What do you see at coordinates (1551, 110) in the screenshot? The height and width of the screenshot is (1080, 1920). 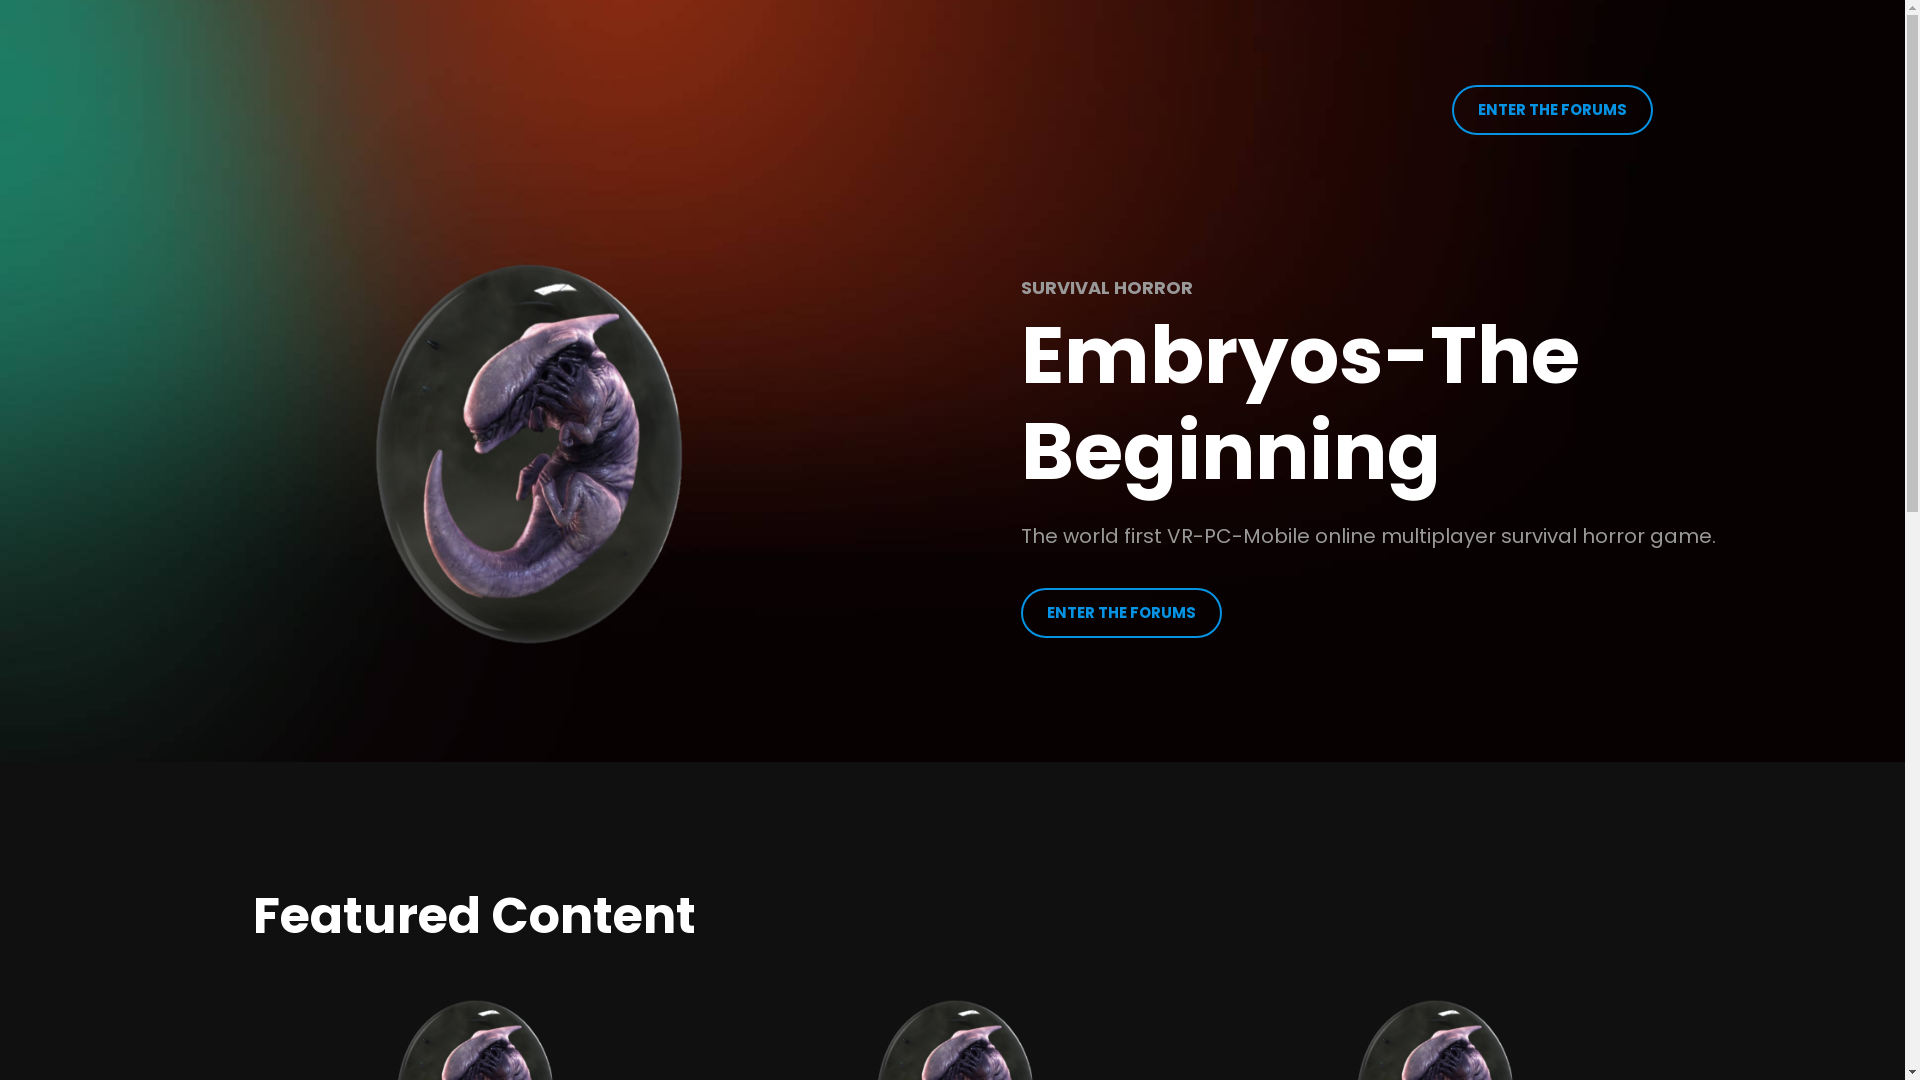 I see `'ENTER THE FORUMS'` at bounding box center [1551, 110].